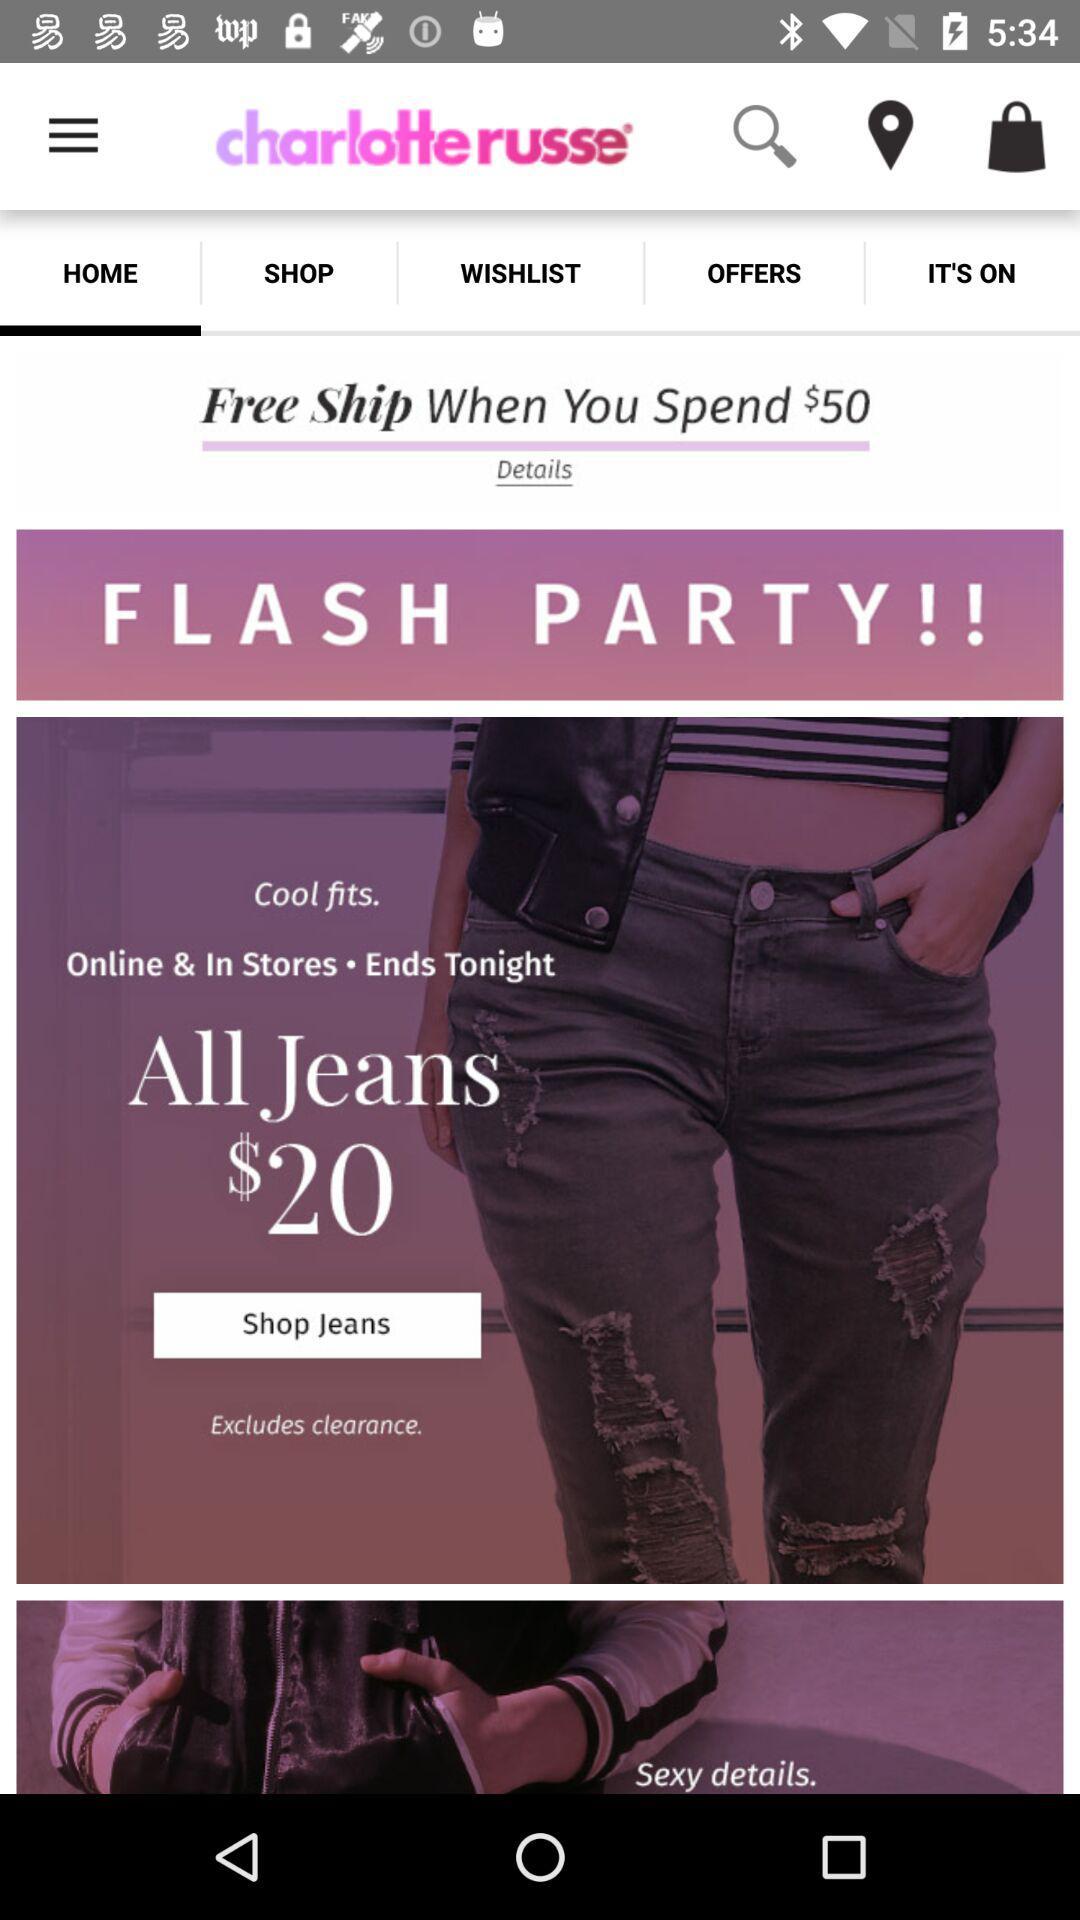 The image size is (1080, 1920). Describe the element at coordinates (1050, 87) in the screenshot. I see `the app above the it's on` at that location.